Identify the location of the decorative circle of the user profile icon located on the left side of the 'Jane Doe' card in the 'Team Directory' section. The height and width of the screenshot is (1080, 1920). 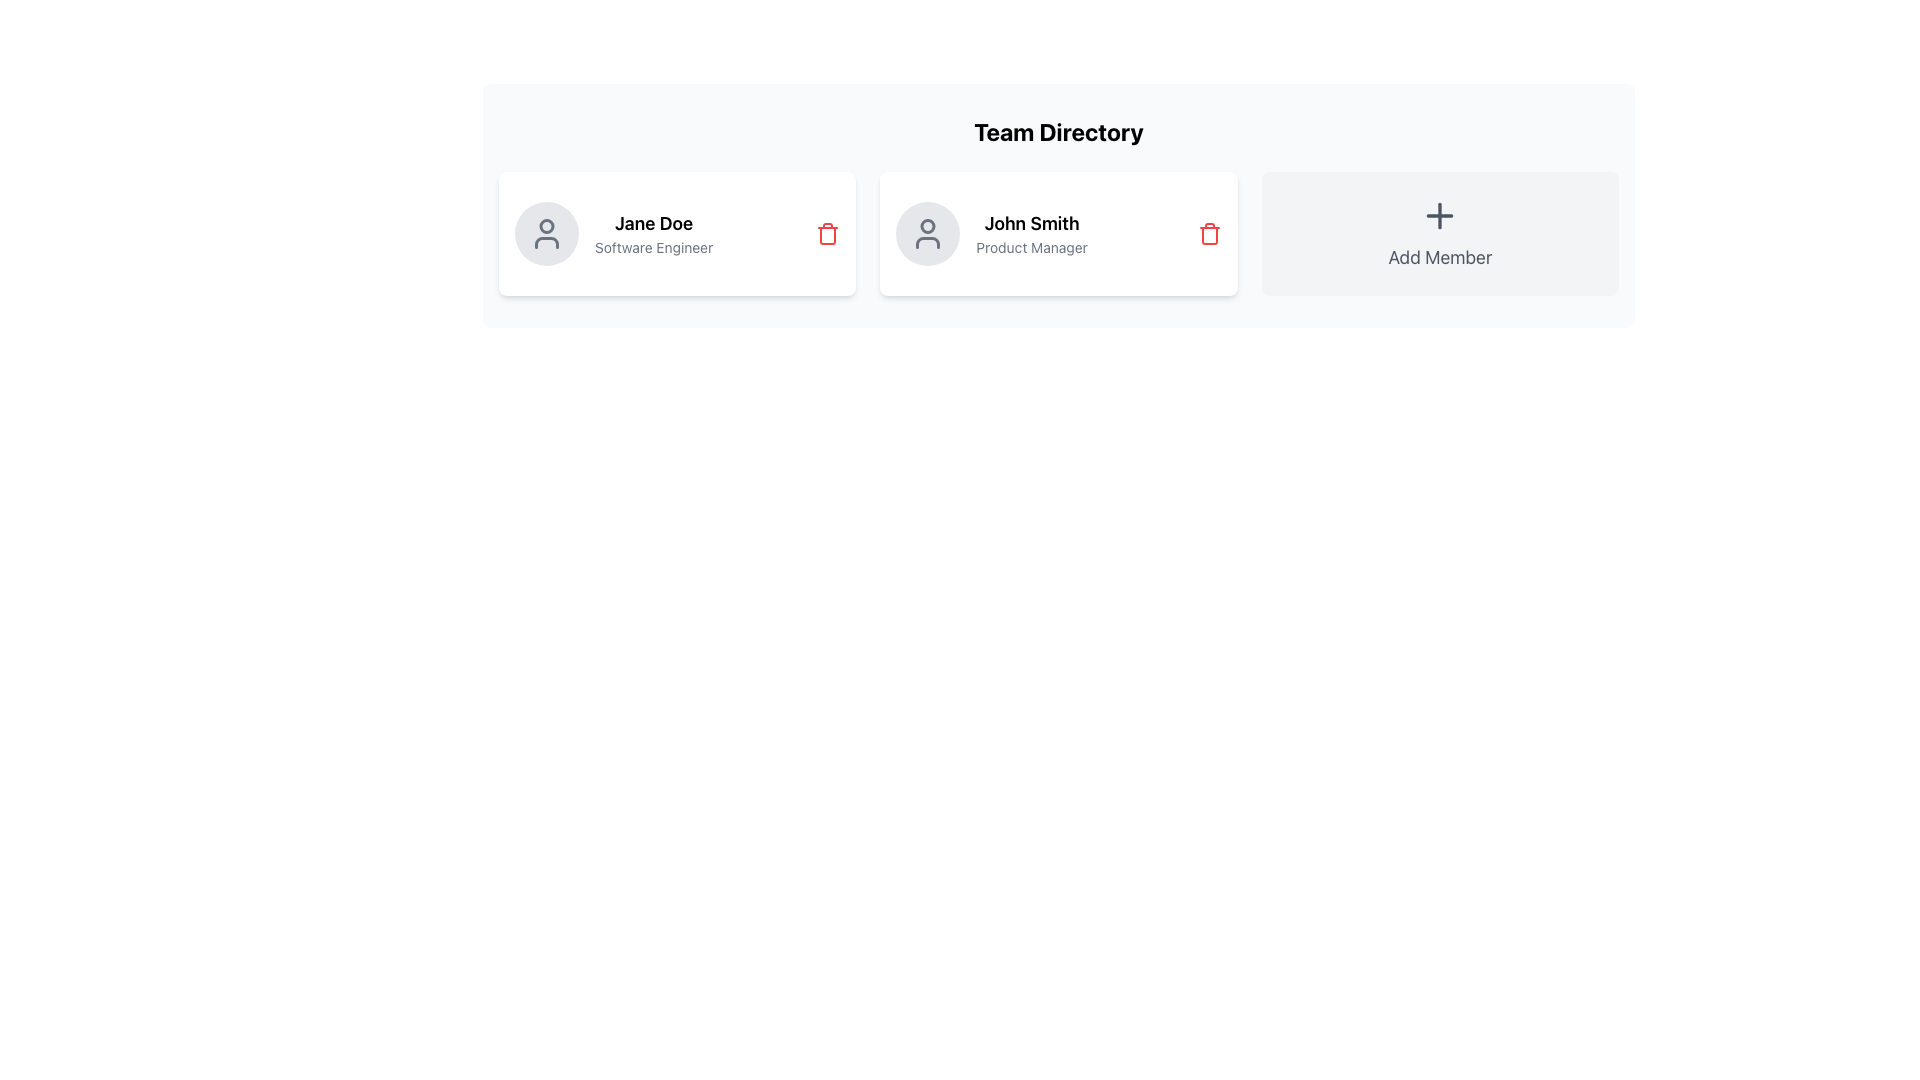
(547, 225).